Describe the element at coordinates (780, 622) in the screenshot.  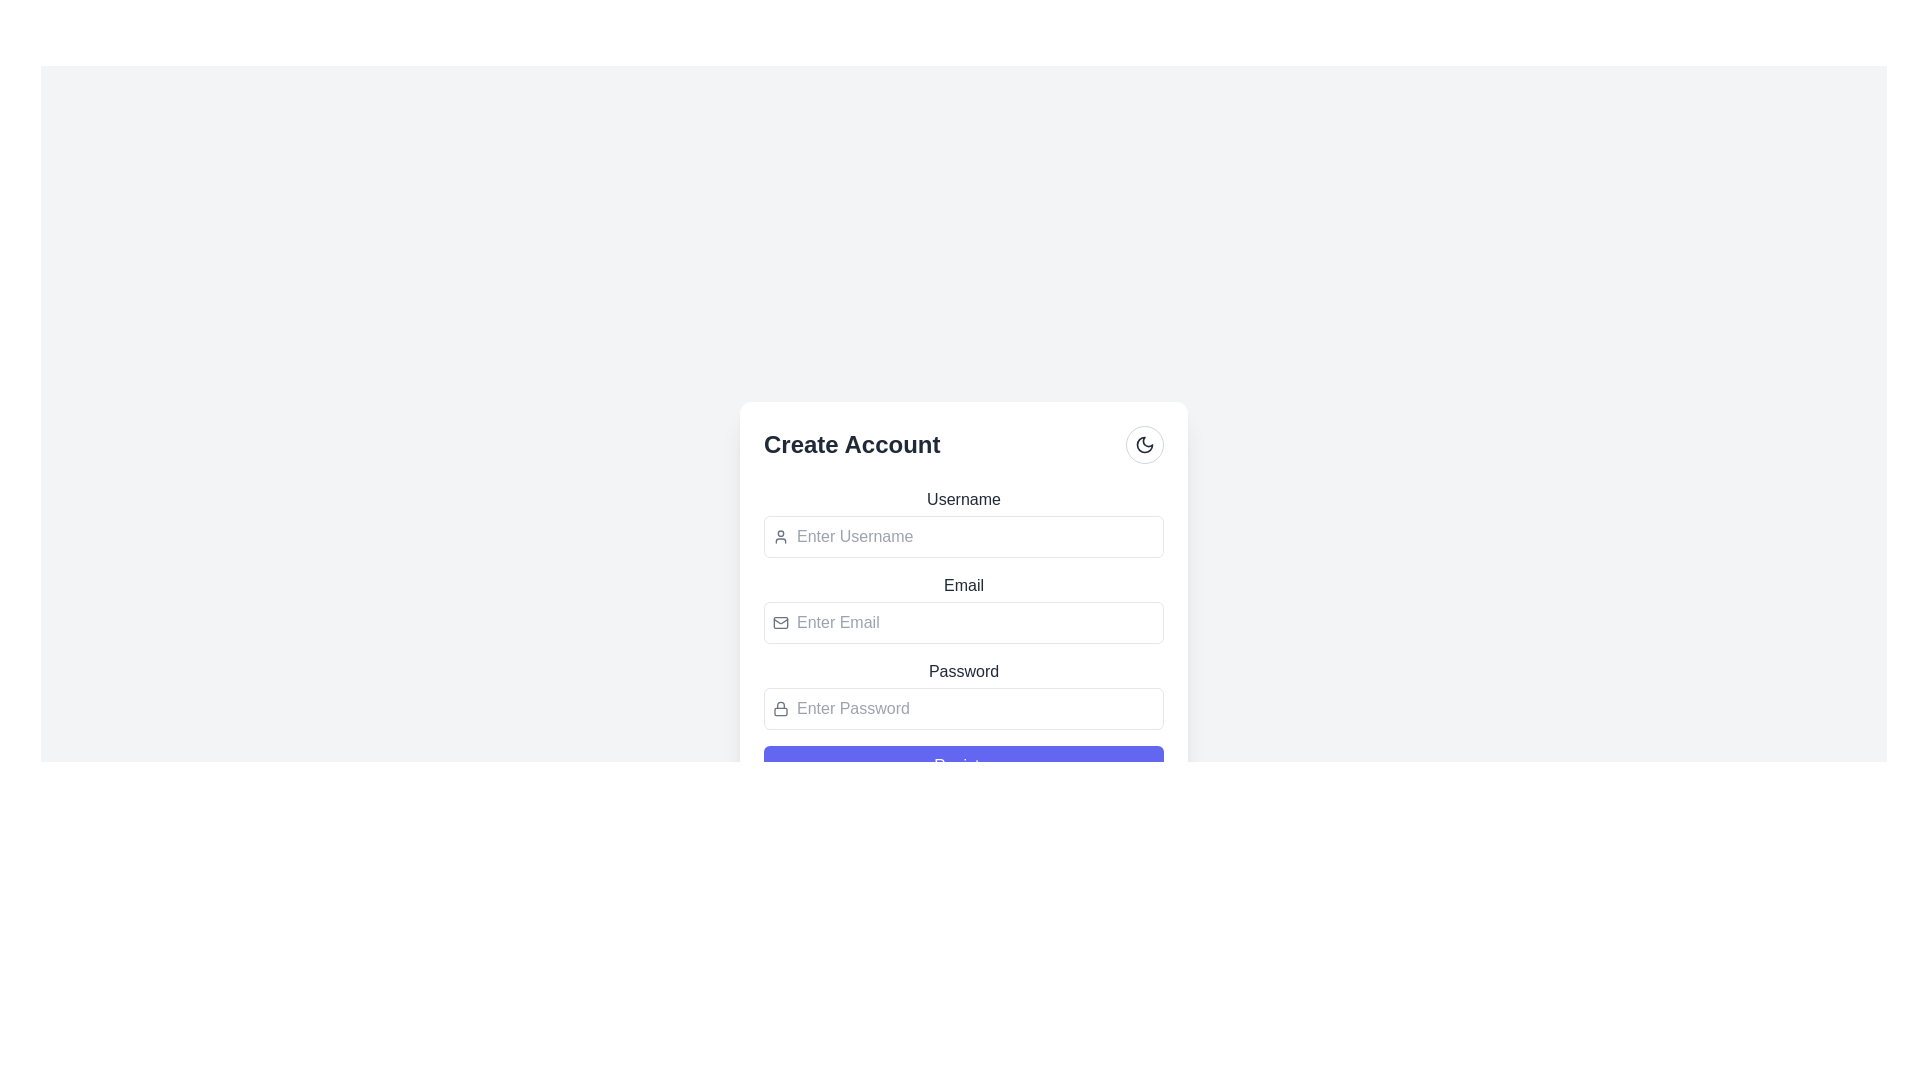
I see `the email icon located to the left of the email input field in the 'Create Account' form` at that location.